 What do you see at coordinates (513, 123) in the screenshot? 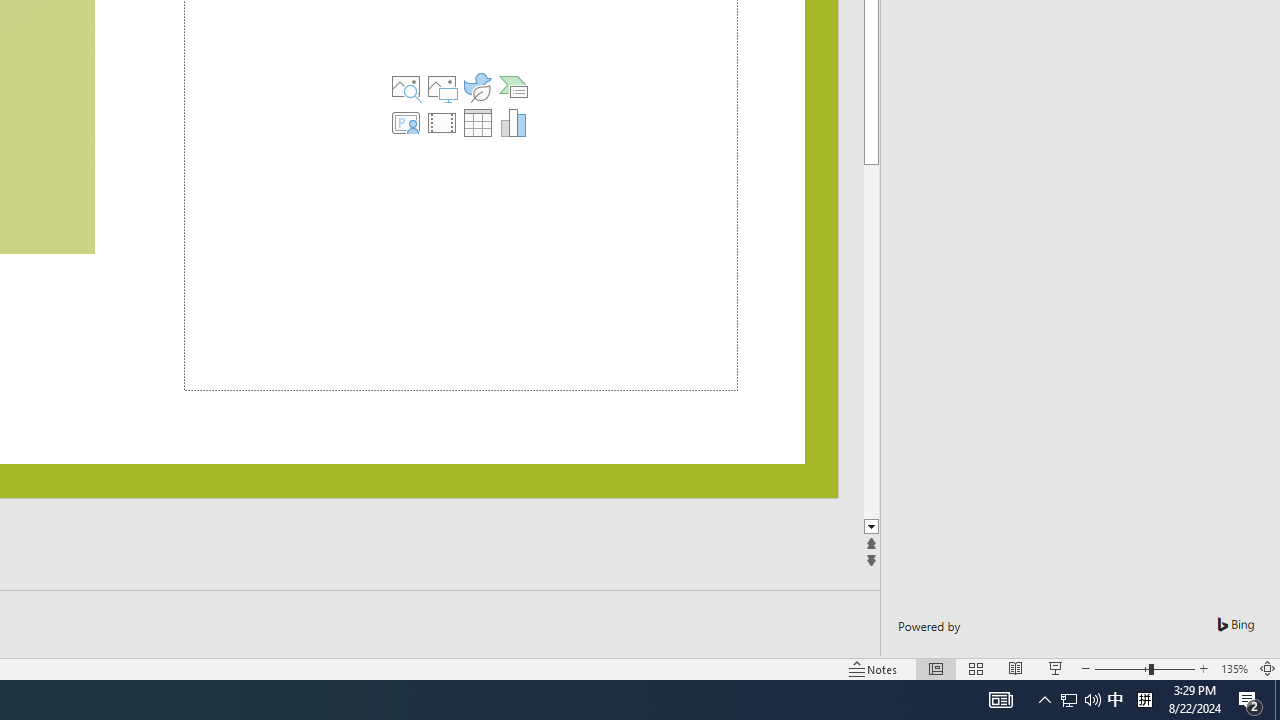
I see `'Insert Chart'` at bounding box center [513, 123].